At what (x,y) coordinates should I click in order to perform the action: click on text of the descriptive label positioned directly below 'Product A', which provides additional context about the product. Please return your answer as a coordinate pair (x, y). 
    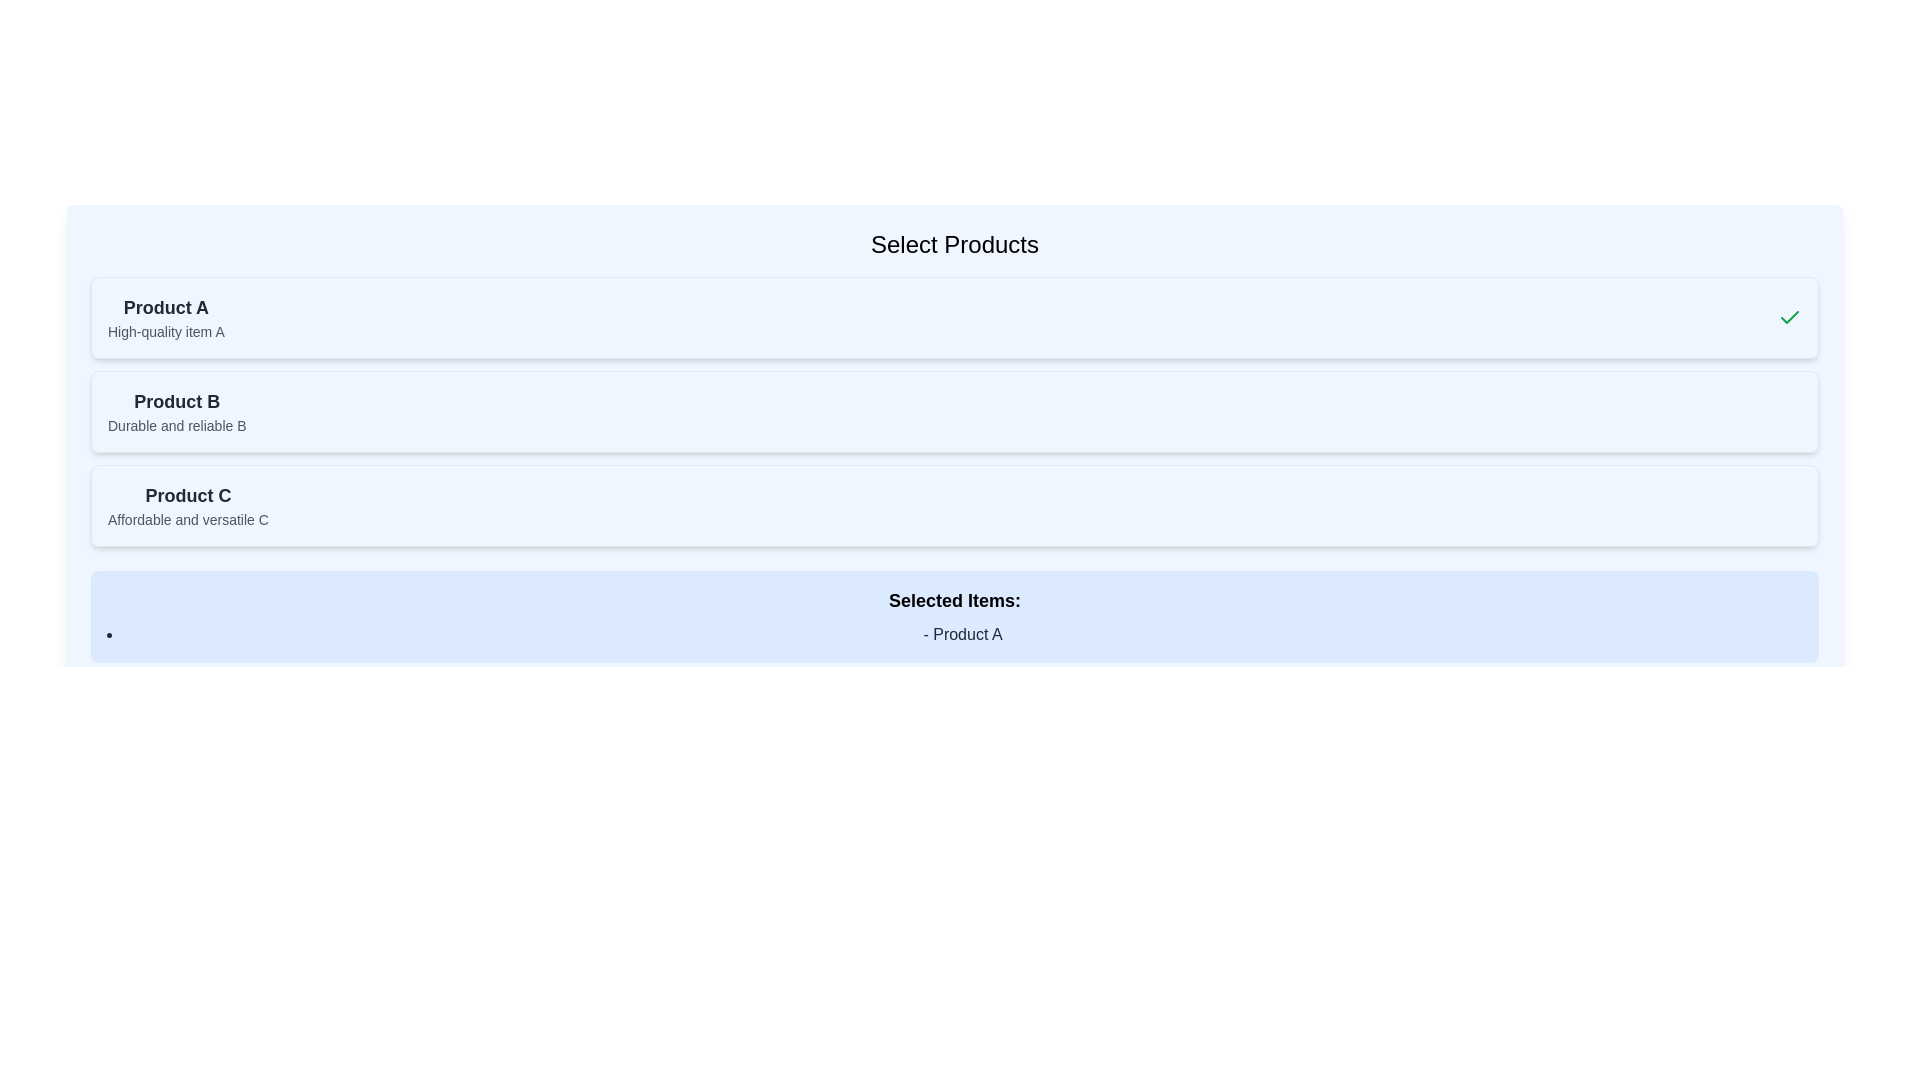
    Looking at the image, I should click on (166, 330).